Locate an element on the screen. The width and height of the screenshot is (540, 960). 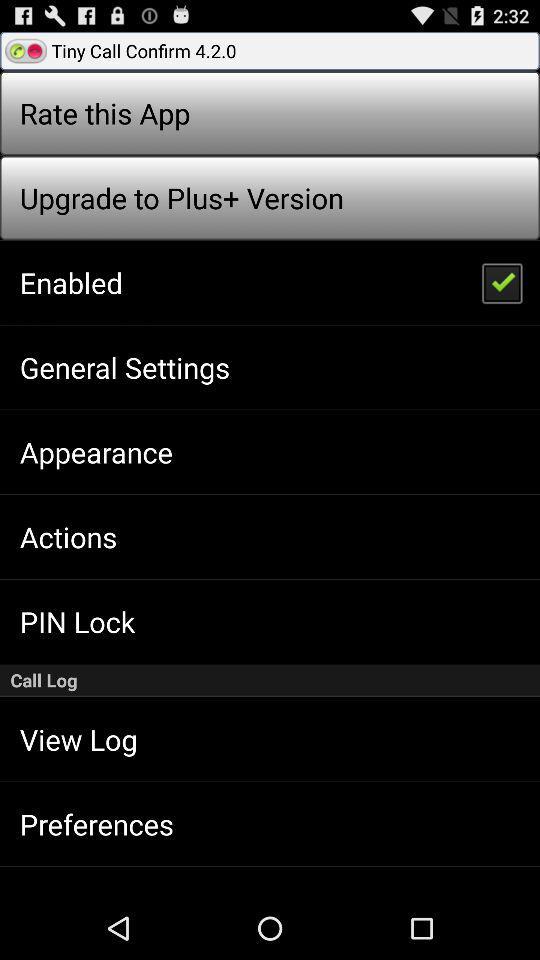
item below enabled app is located at coordinates (125, 366).